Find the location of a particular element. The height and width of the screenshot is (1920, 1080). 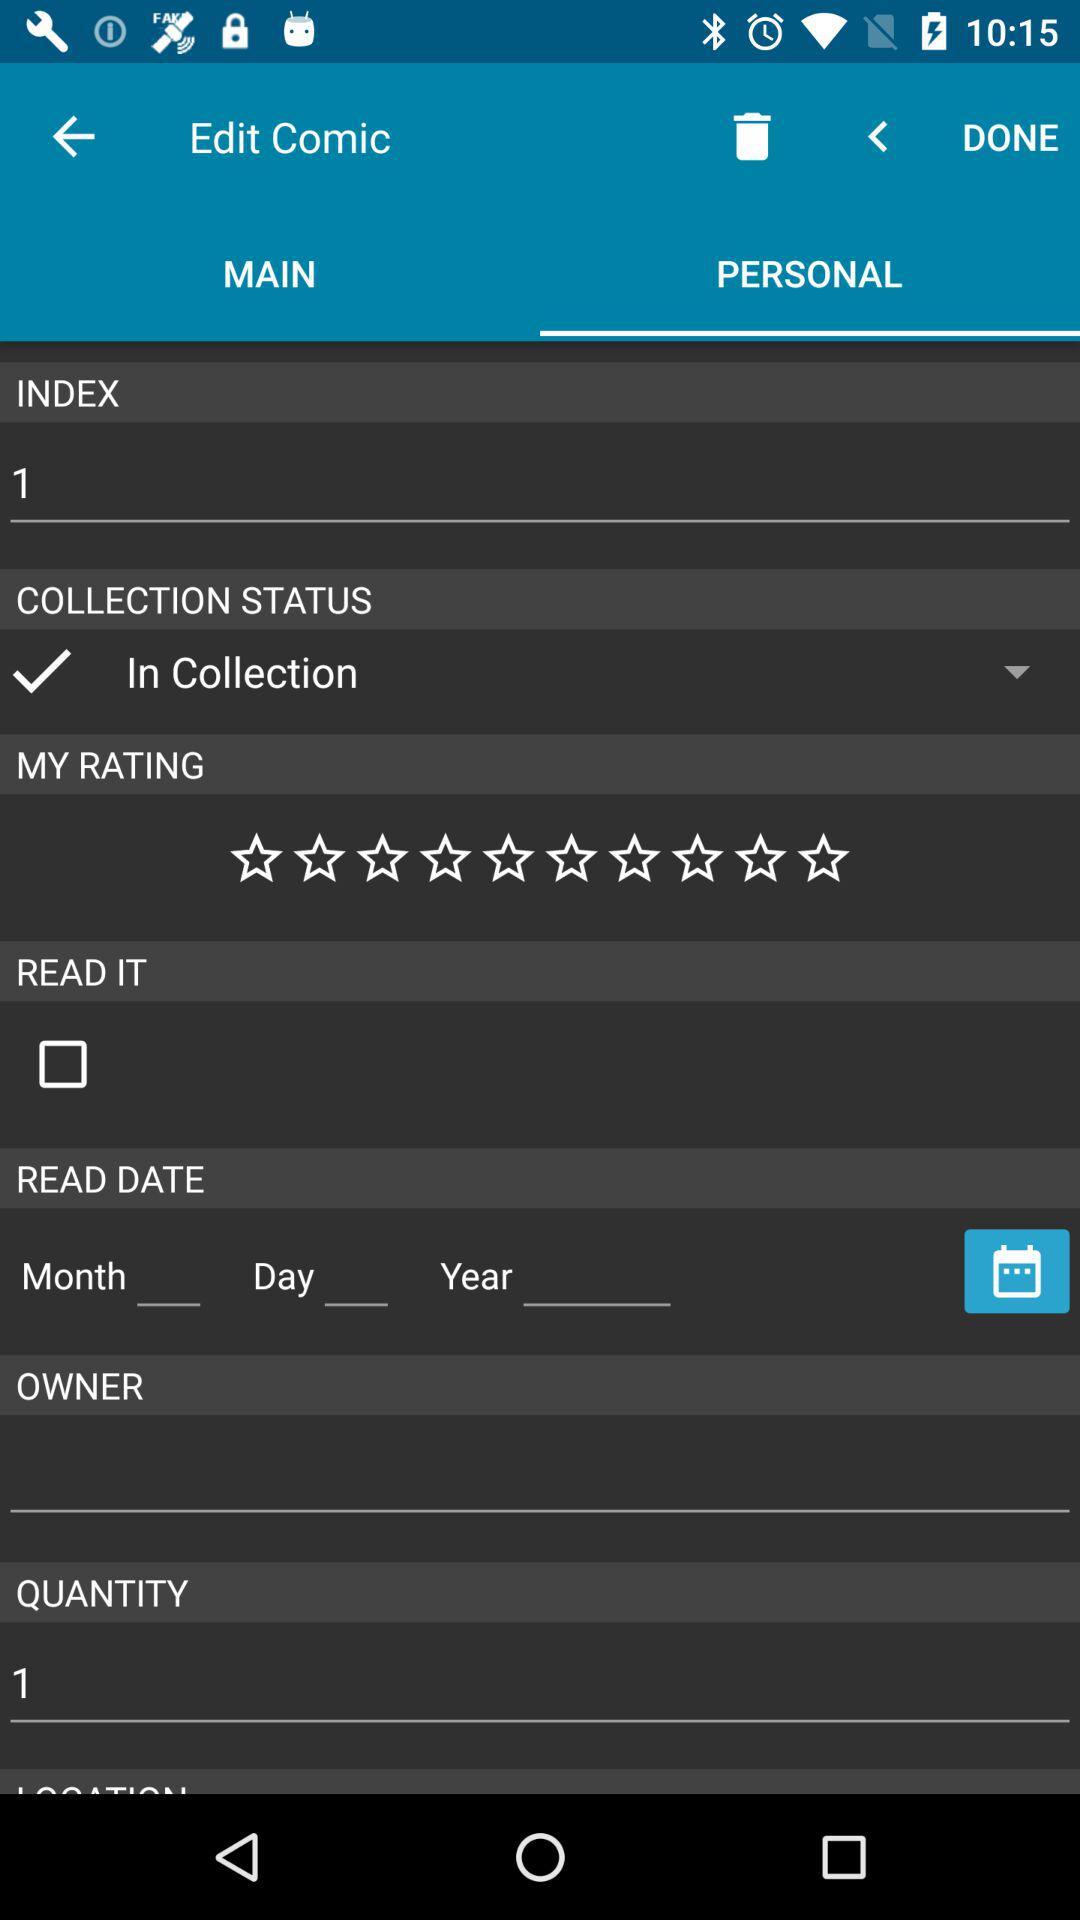

the date_range icon is located at coordinates (1017, 1270).